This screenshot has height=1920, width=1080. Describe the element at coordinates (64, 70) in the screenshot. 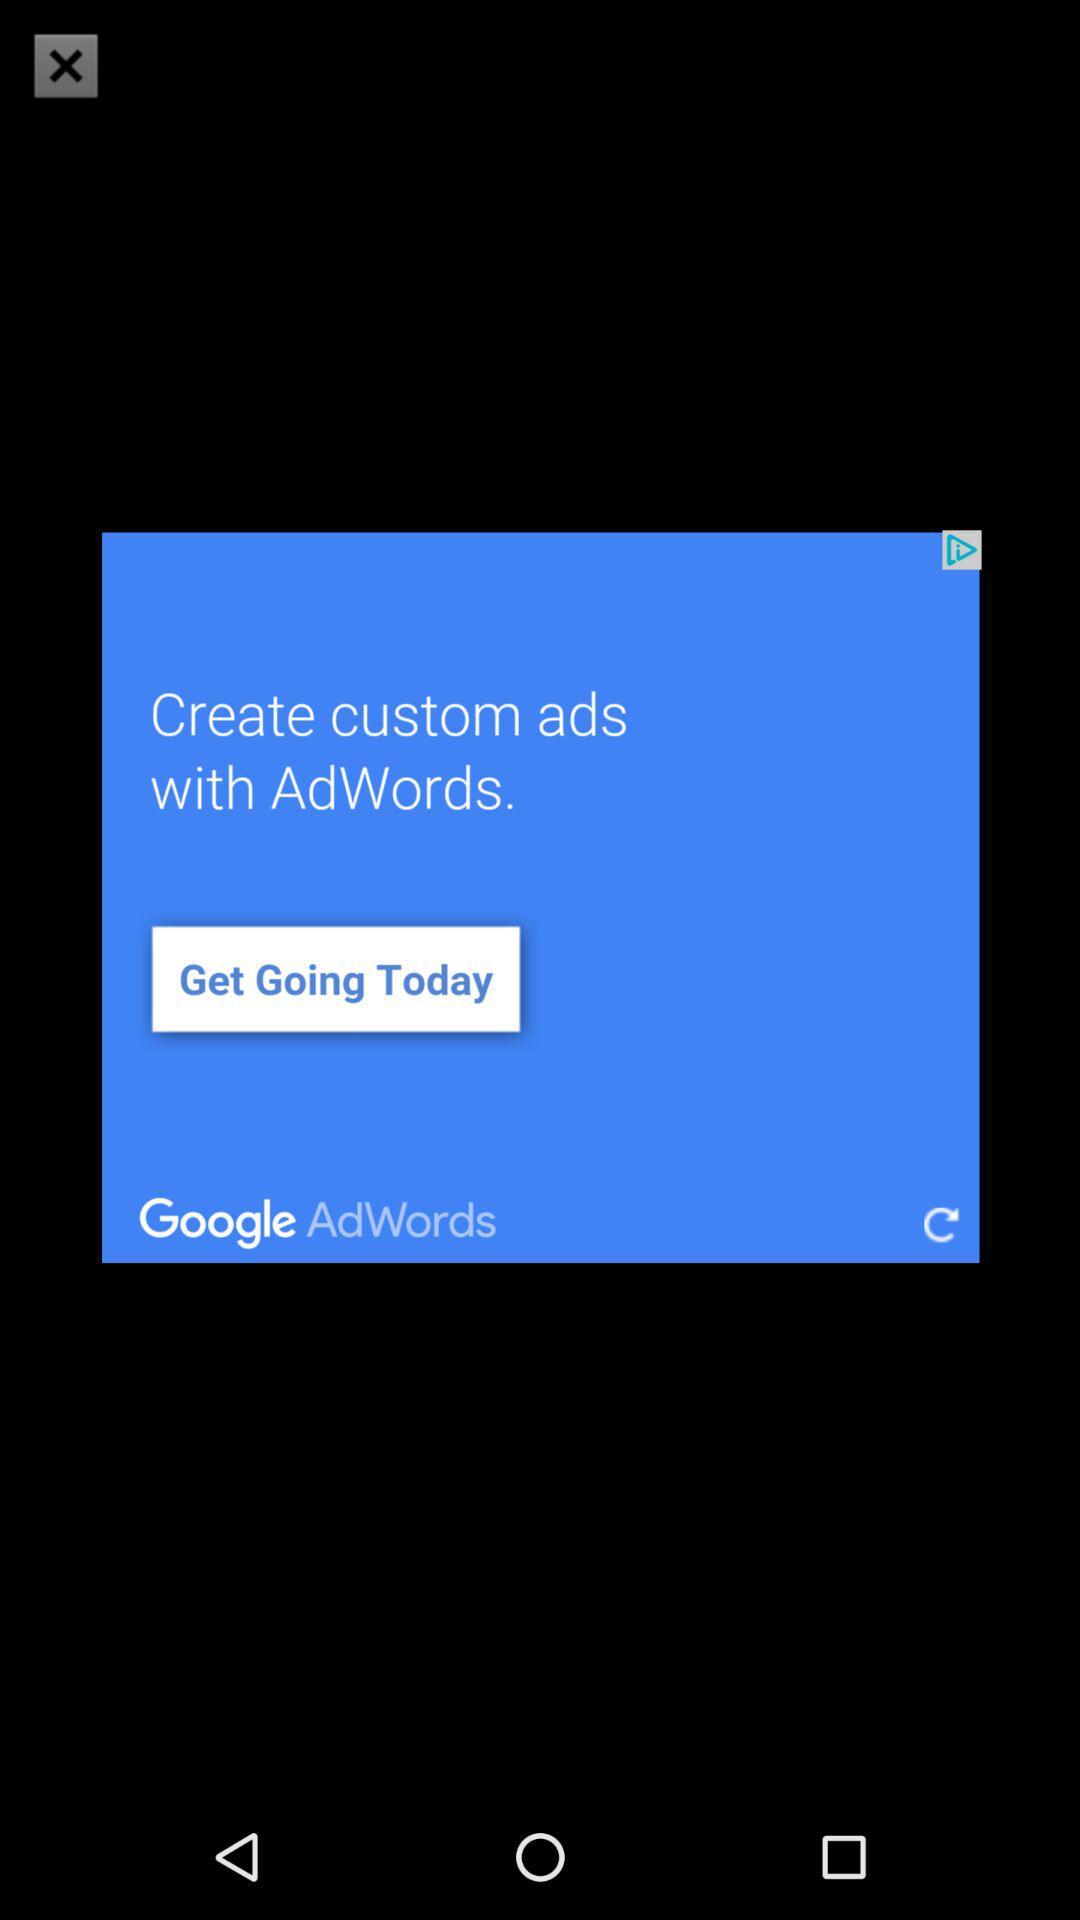

I see `the close icon` at that location.